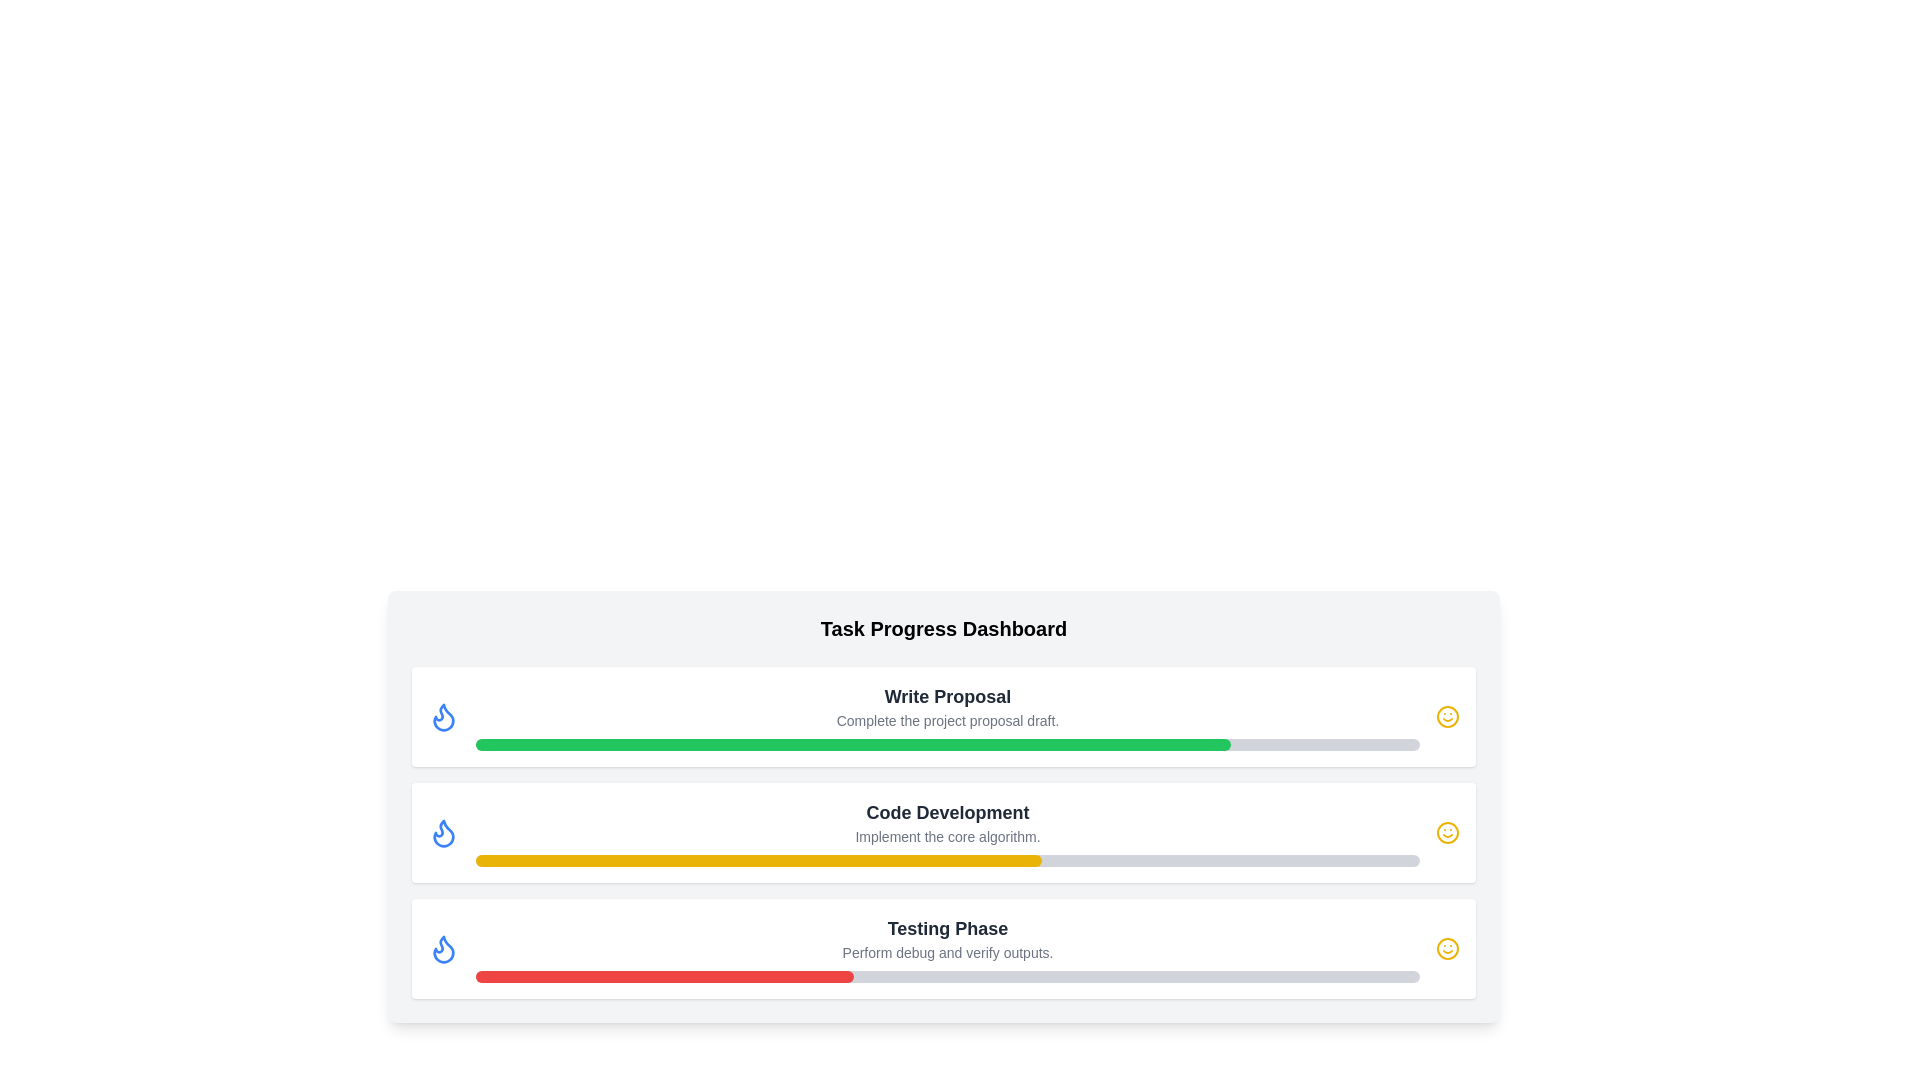  I want to click on the title text for the 'Testing Phase' task in the progress tracker interface, located above the description text and progress bar components, so click(947, 929).